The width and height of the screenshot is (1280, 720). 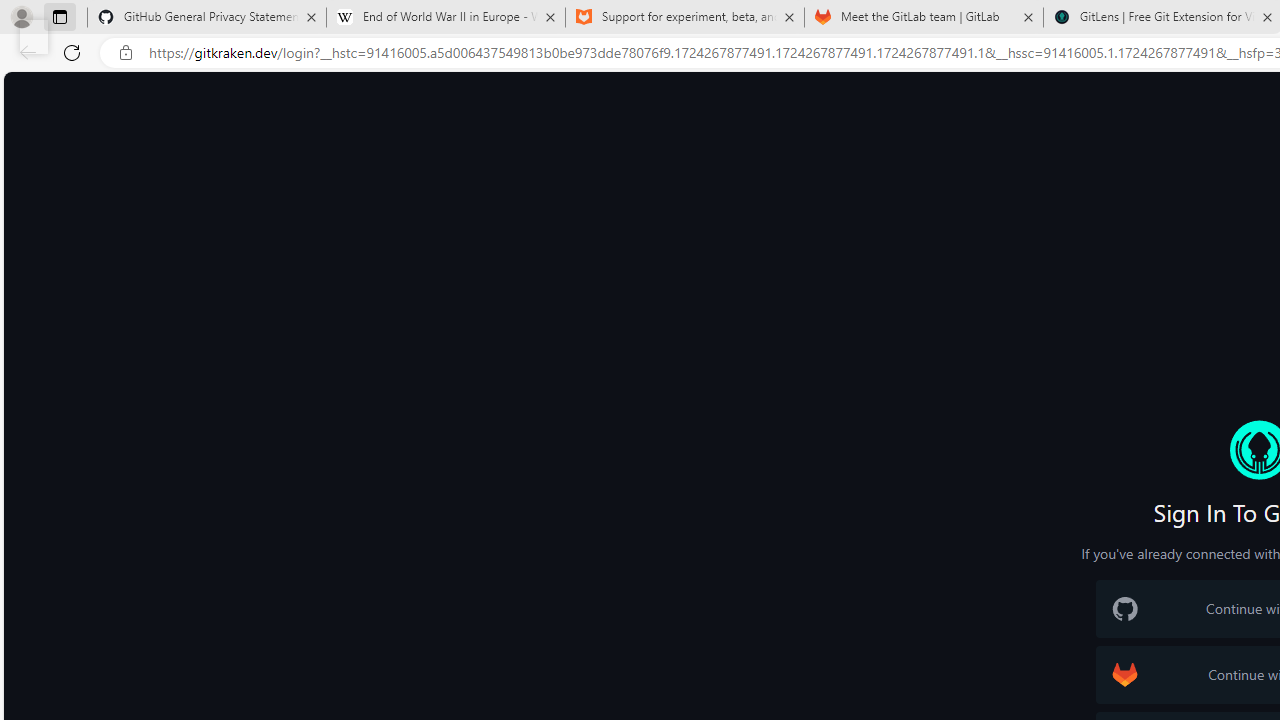 I want to click on 'GitHub Logo', so click(x=1125, y=608).